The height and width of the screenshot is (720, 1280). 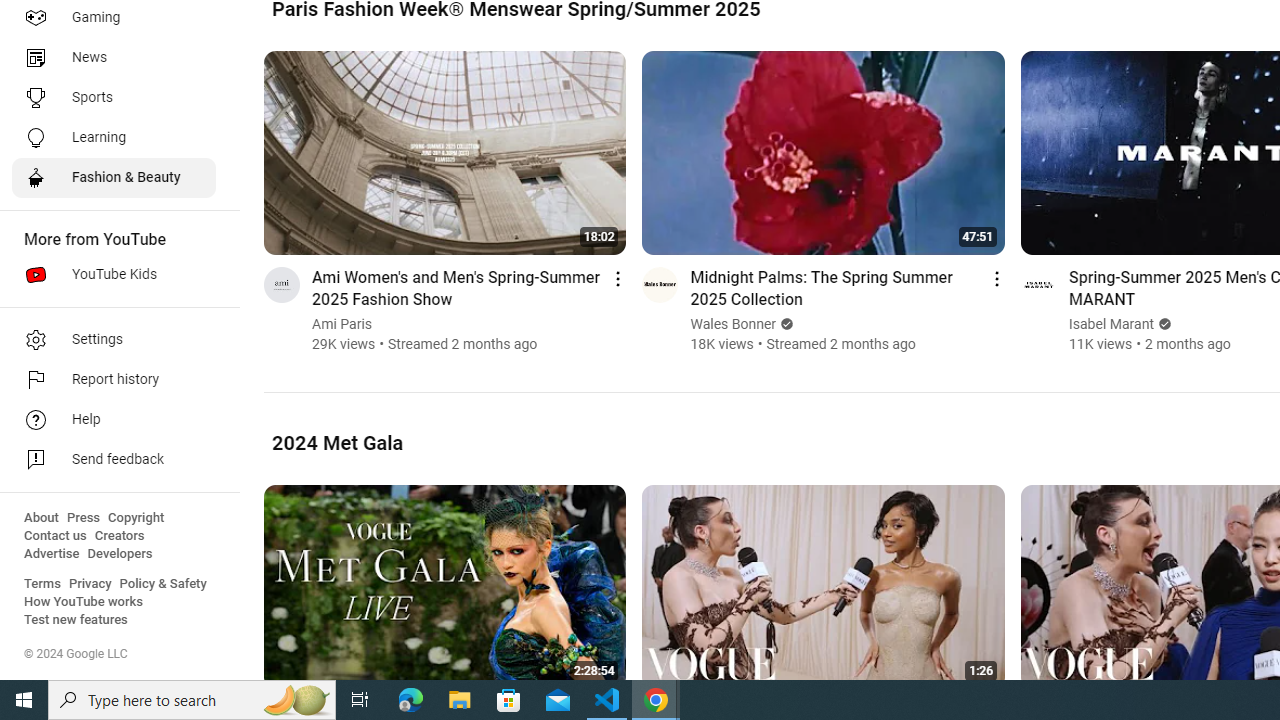 I want to click on 'Go to channel', so click(x=1038, y=284).